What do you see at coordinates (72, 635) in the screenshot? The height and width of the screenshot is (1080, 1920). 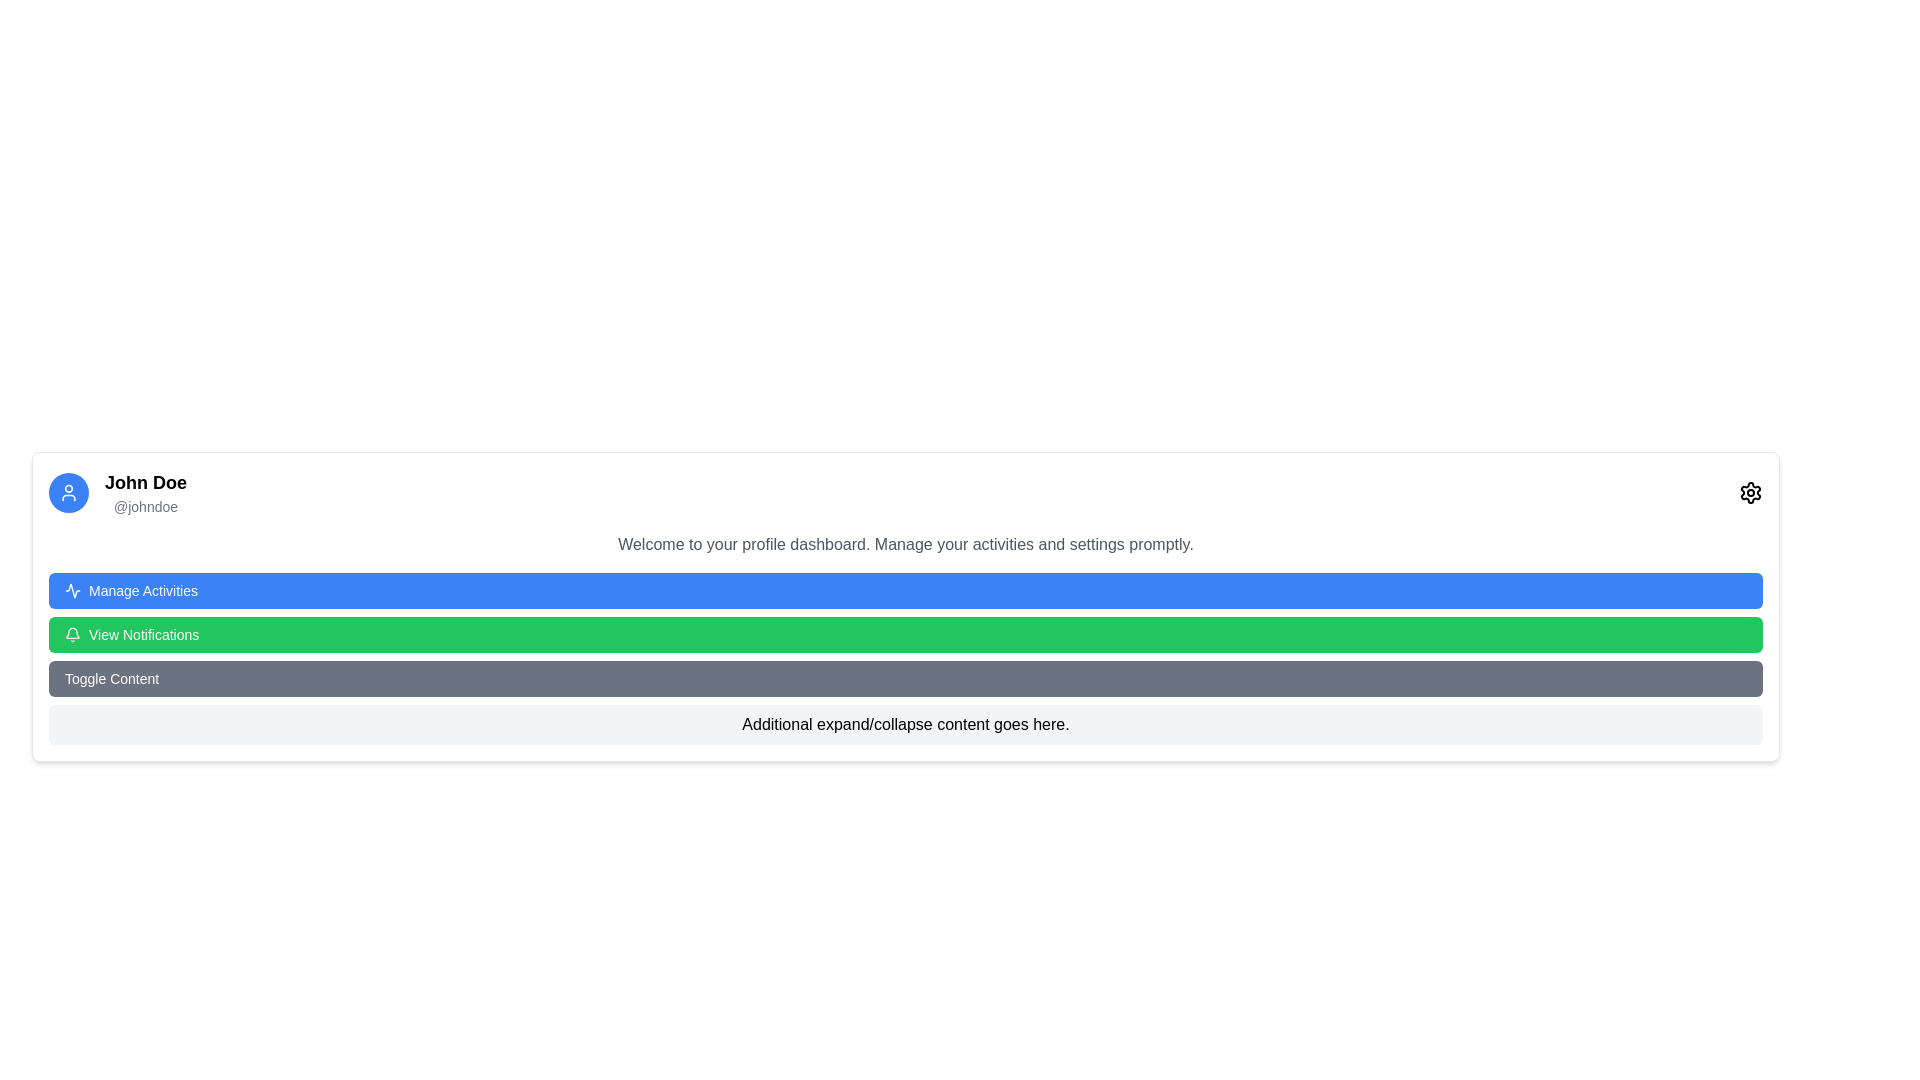 I see `the 'View Notifications' icon, which is located to the left of the green button labeled 'View Notifications'` at bounding box center [72, 635].